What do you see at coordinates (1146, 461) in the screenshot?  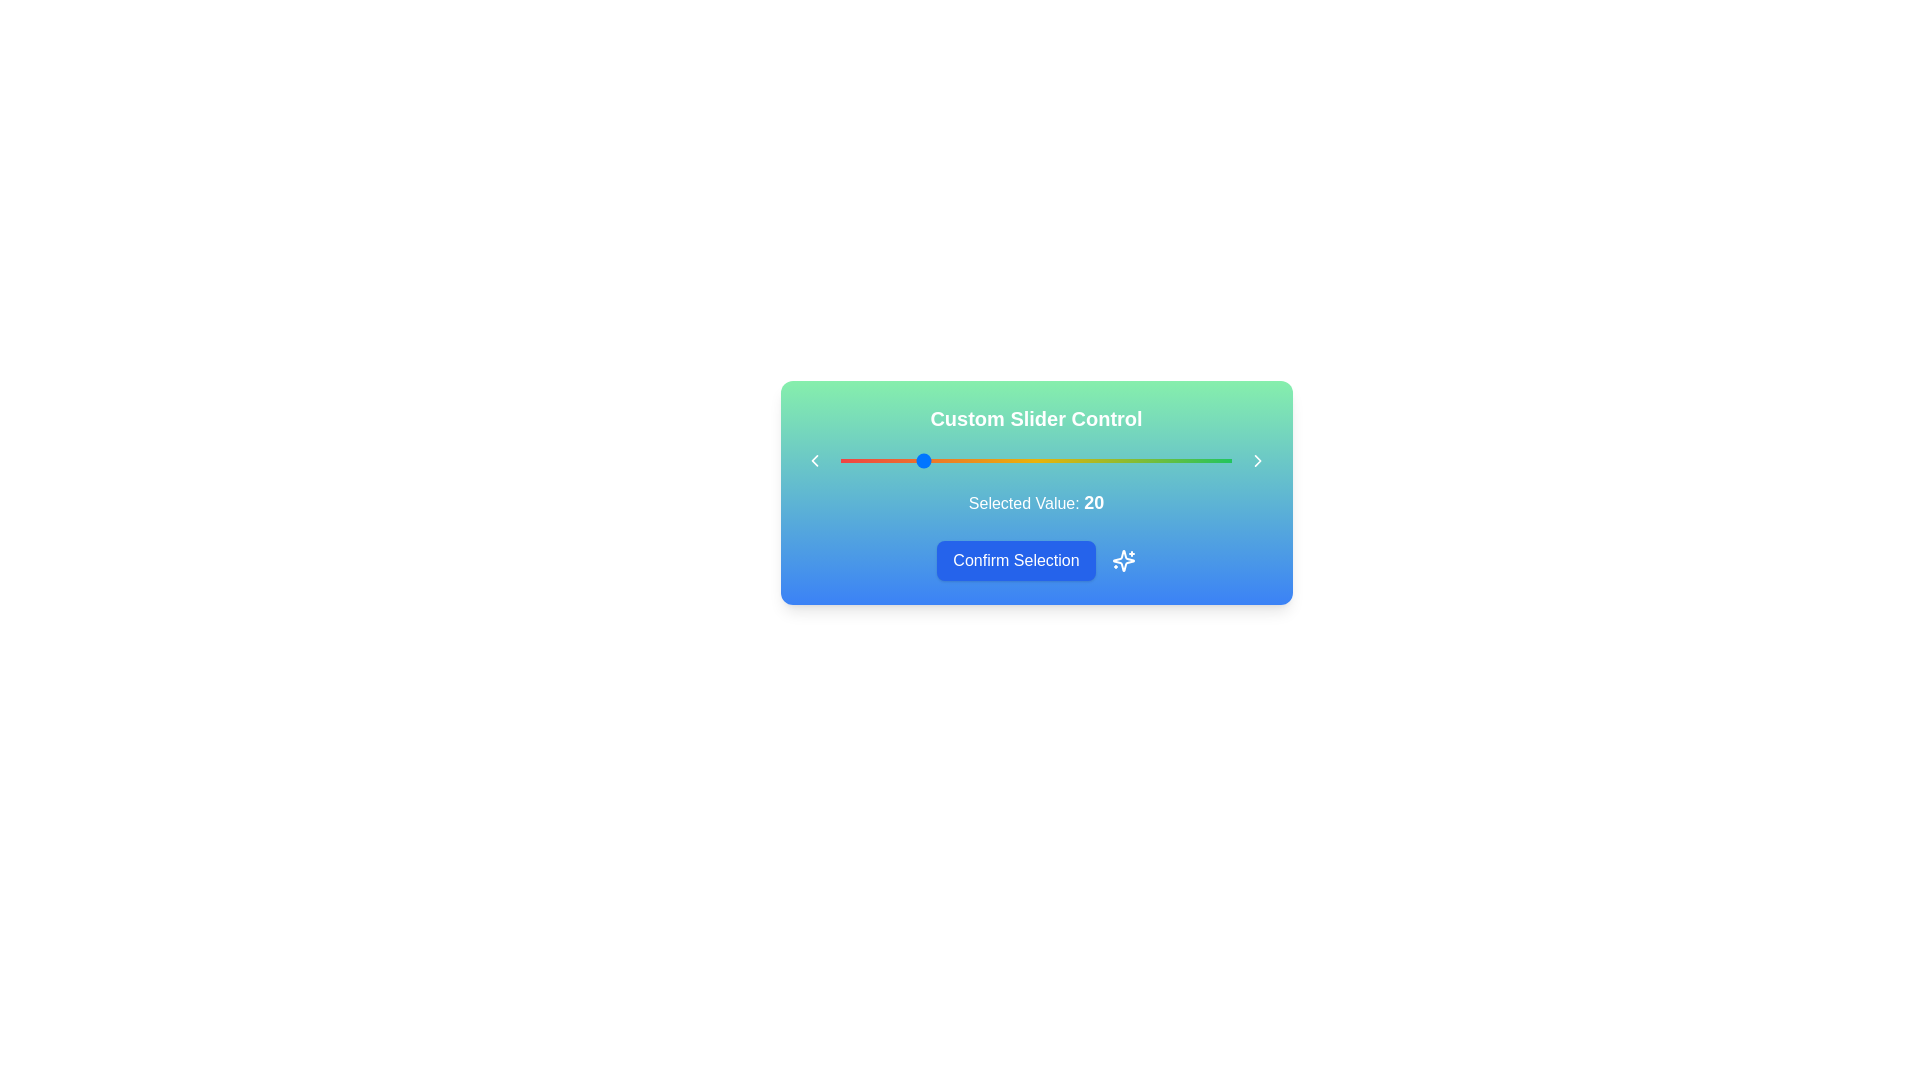 I see `the slider to 78 by dragging the handle` at bounding box center [1146, 461].